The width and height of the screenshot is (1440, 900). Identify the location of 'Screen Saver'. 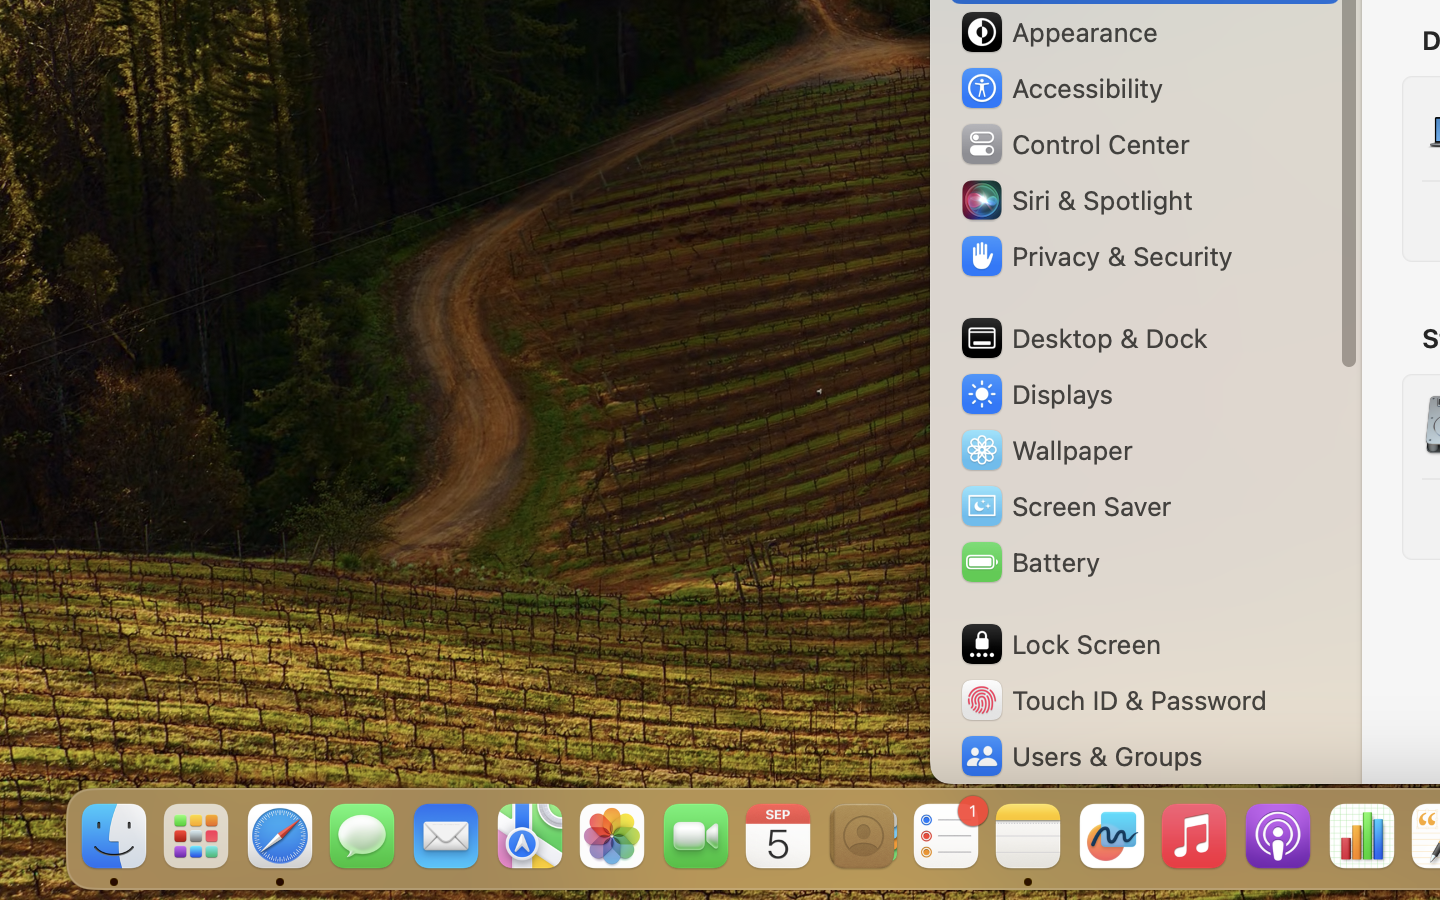
(1065, 504).